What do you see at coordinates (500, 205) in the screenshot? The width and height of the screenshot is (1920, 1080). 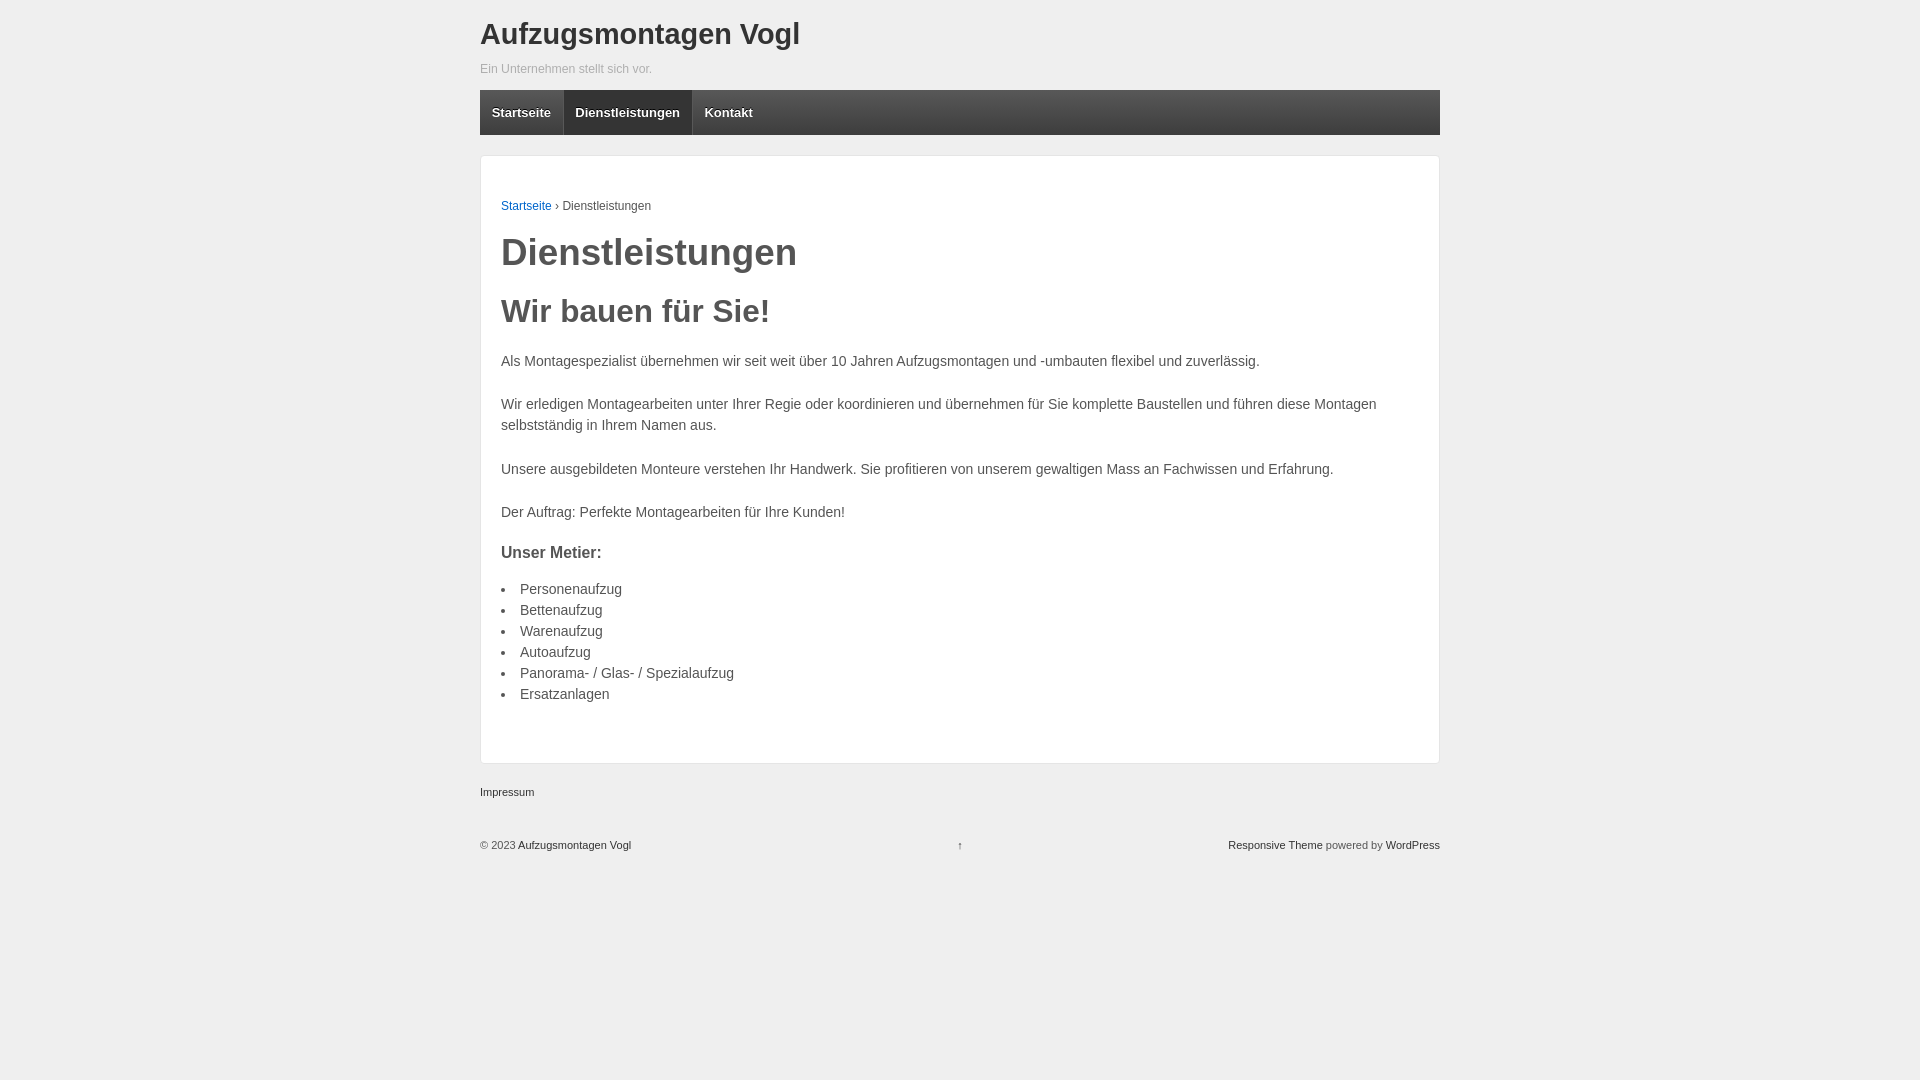 I see `'Startseite'` at bounding box center [500, 205].